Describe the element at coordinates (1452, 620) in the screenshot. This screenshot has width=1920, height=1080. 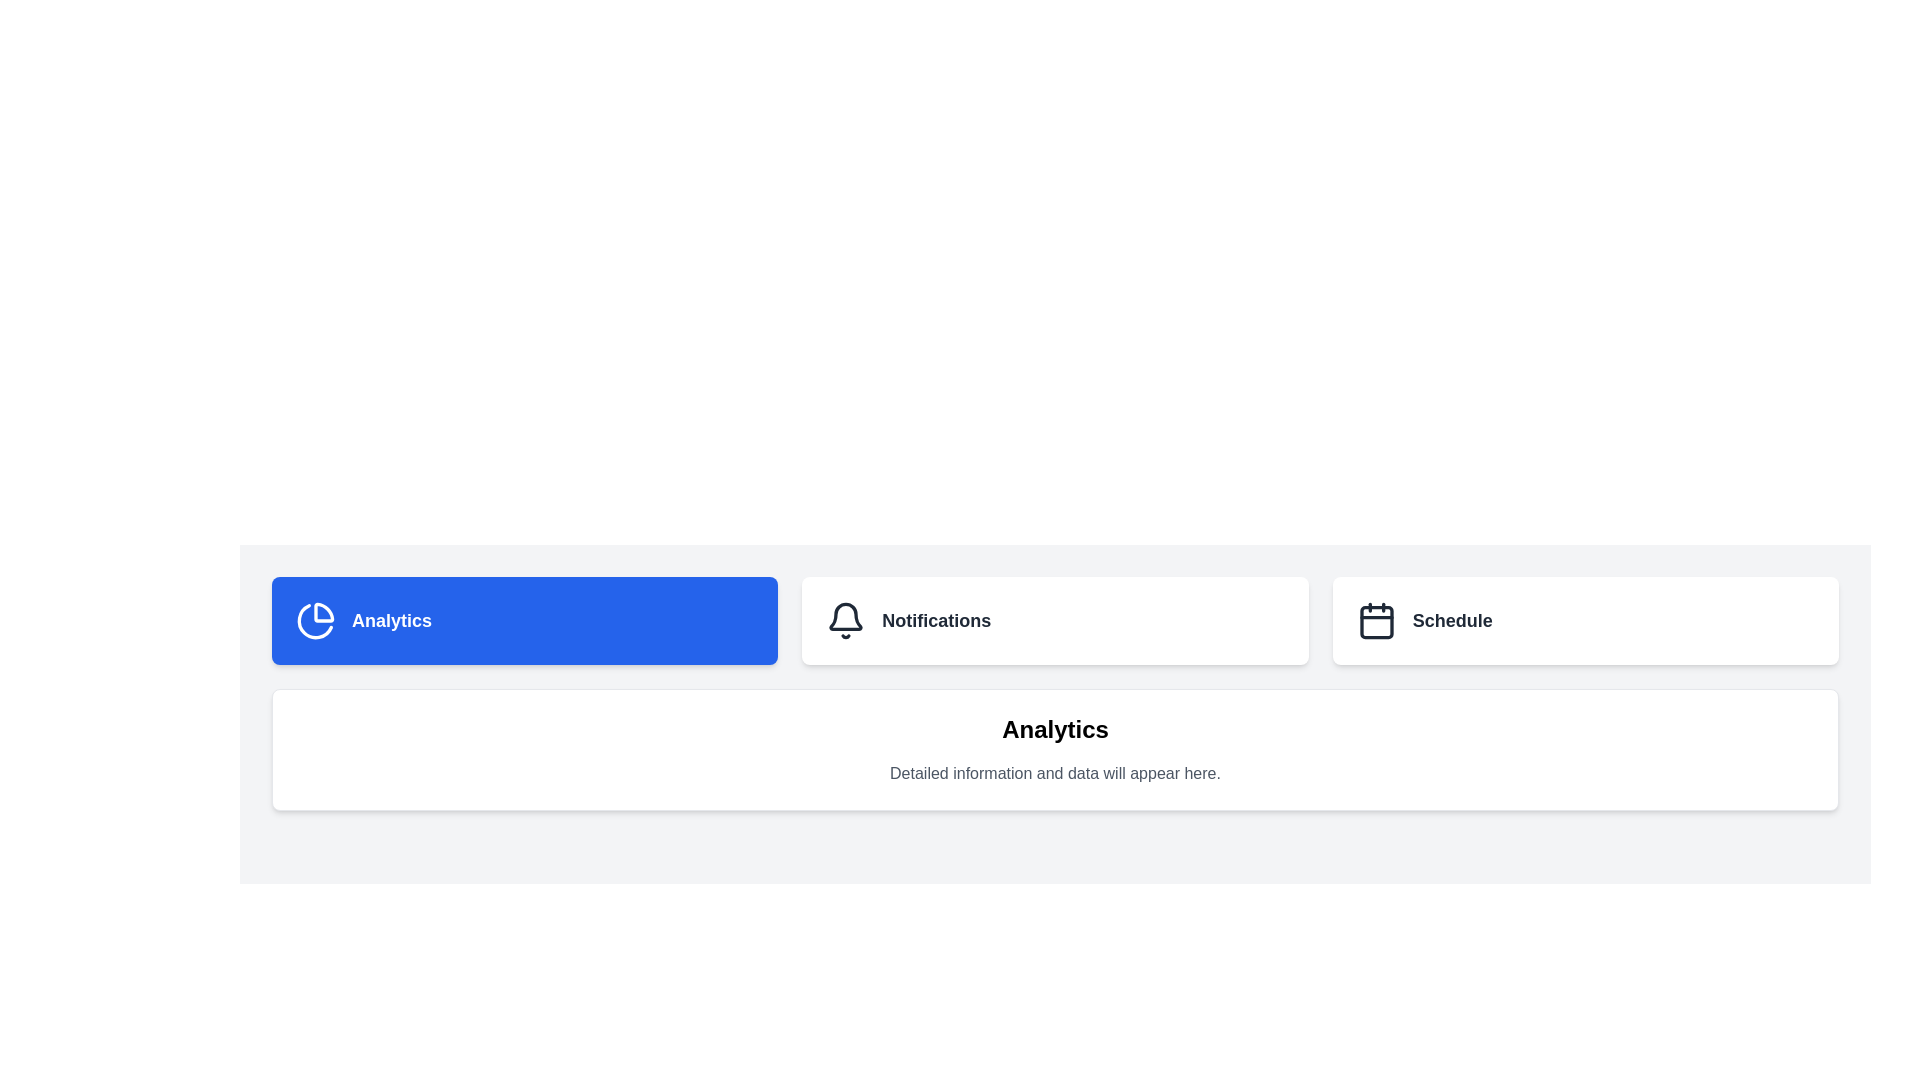
I see `the text label identifying the 'Schedule' module` at that location.